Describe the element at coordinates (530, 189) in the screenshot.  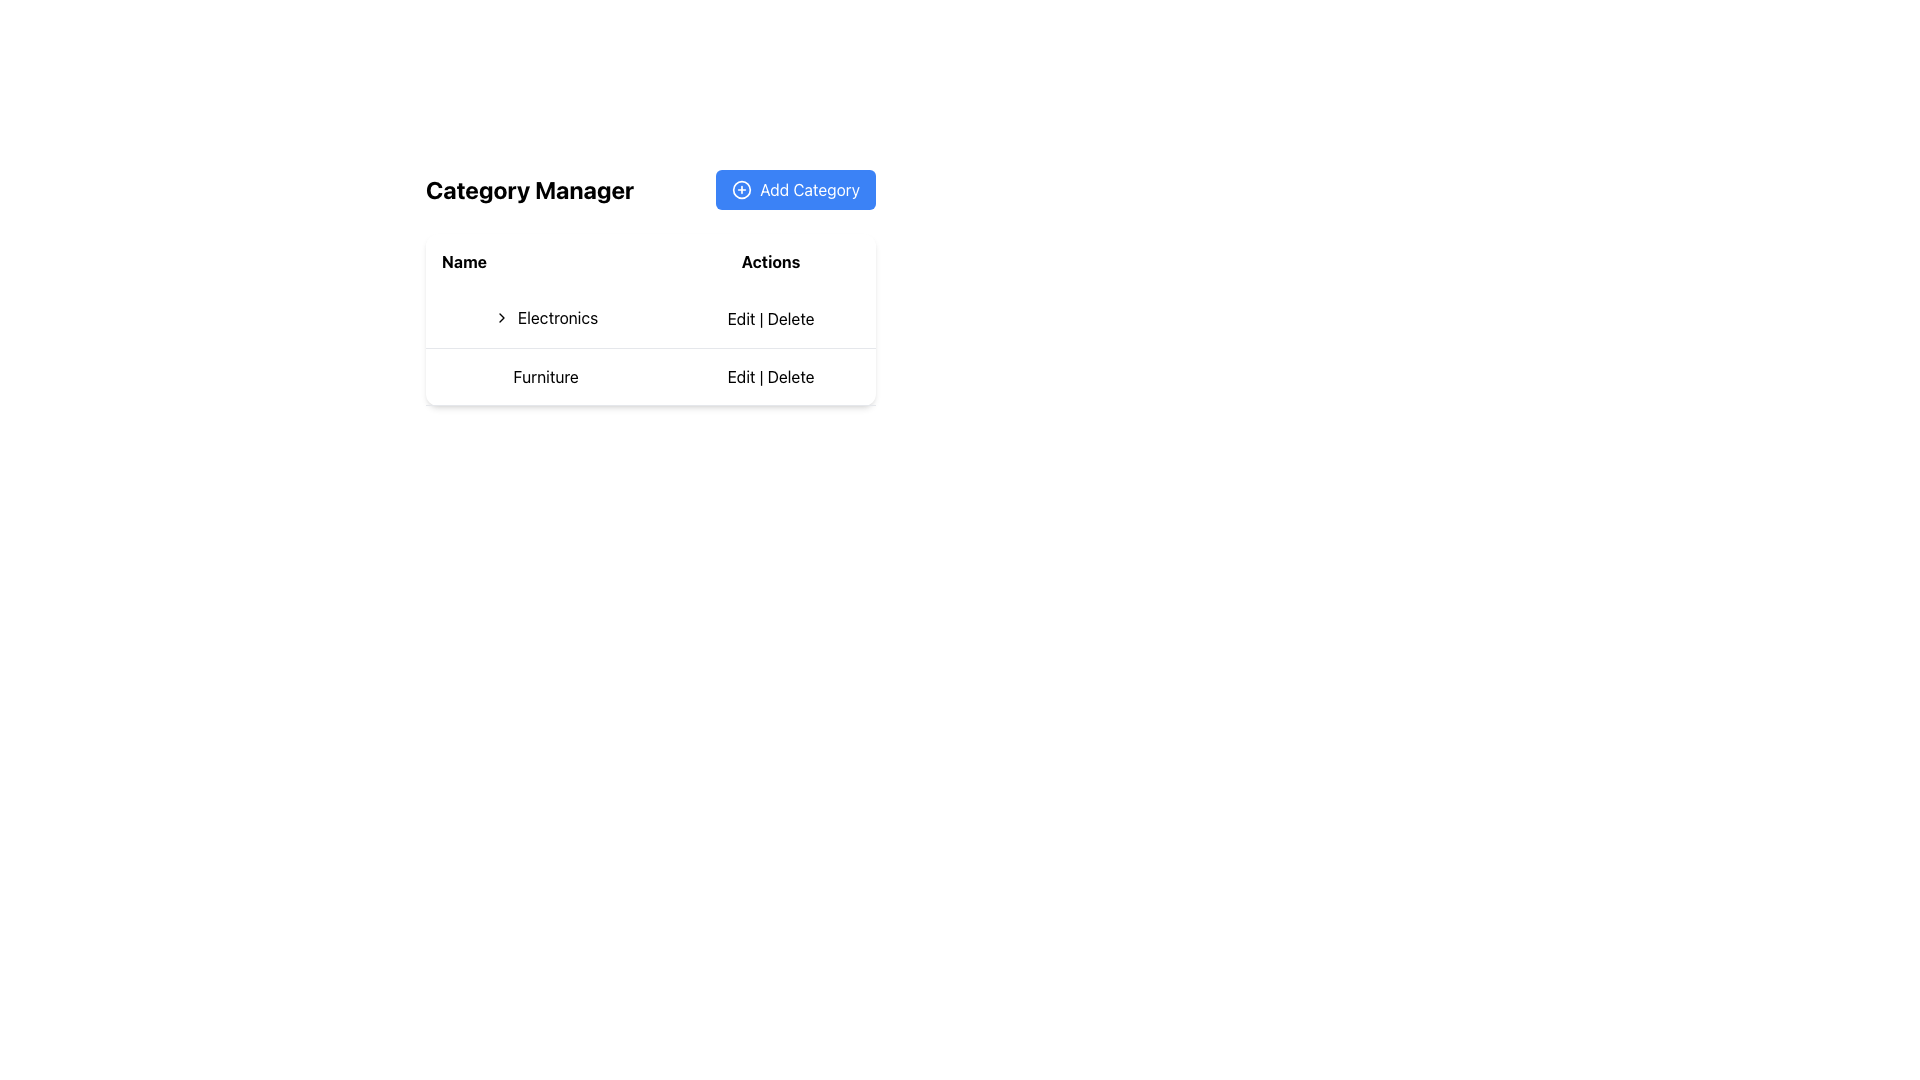
I see `the bold, black text label displaying 'Category Manager' located at the top-left section of the interface, positioned before the 'Add Category' button` at that location.